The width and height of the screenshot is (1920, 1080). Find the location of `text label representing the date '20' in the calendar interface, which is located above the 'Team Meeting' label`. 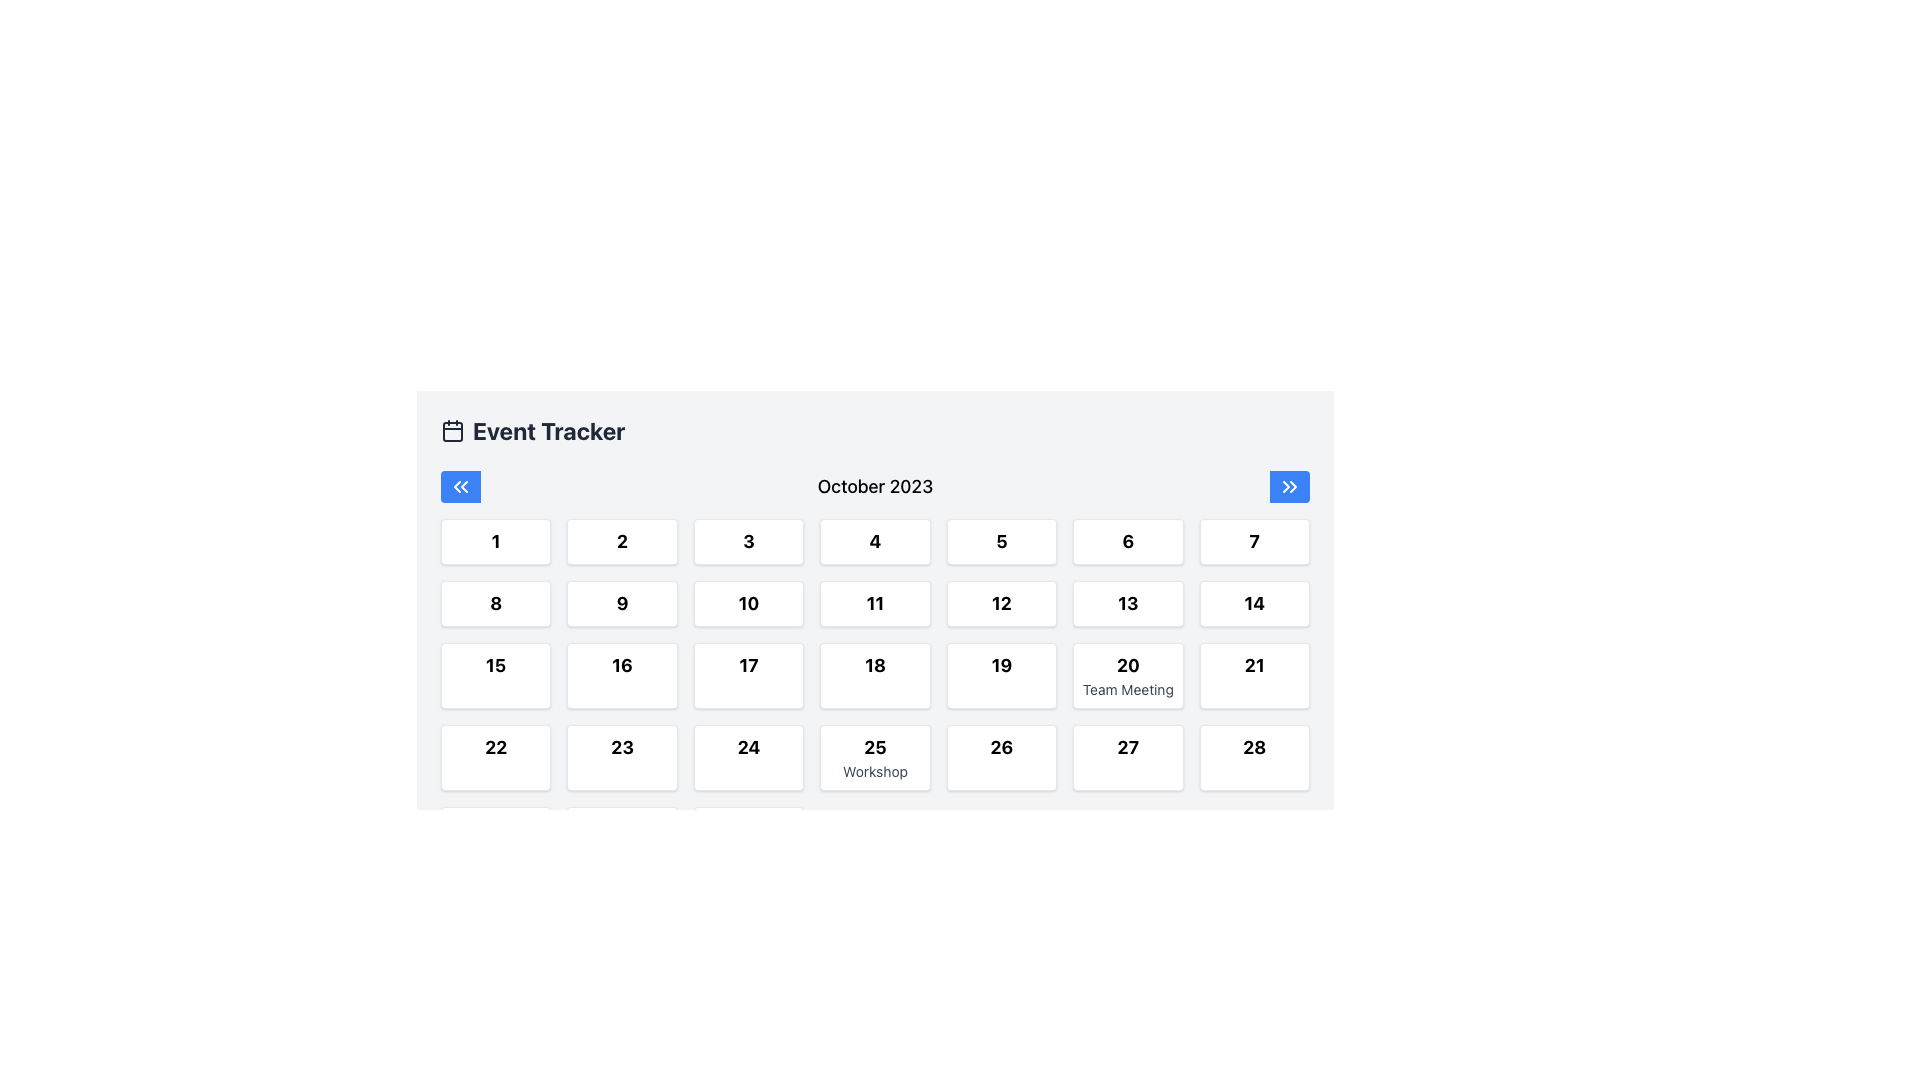

text label representing the date '20' in the calendar interface, which is located above the 'Team Meeting' label is located at coordinates (1128, 666).